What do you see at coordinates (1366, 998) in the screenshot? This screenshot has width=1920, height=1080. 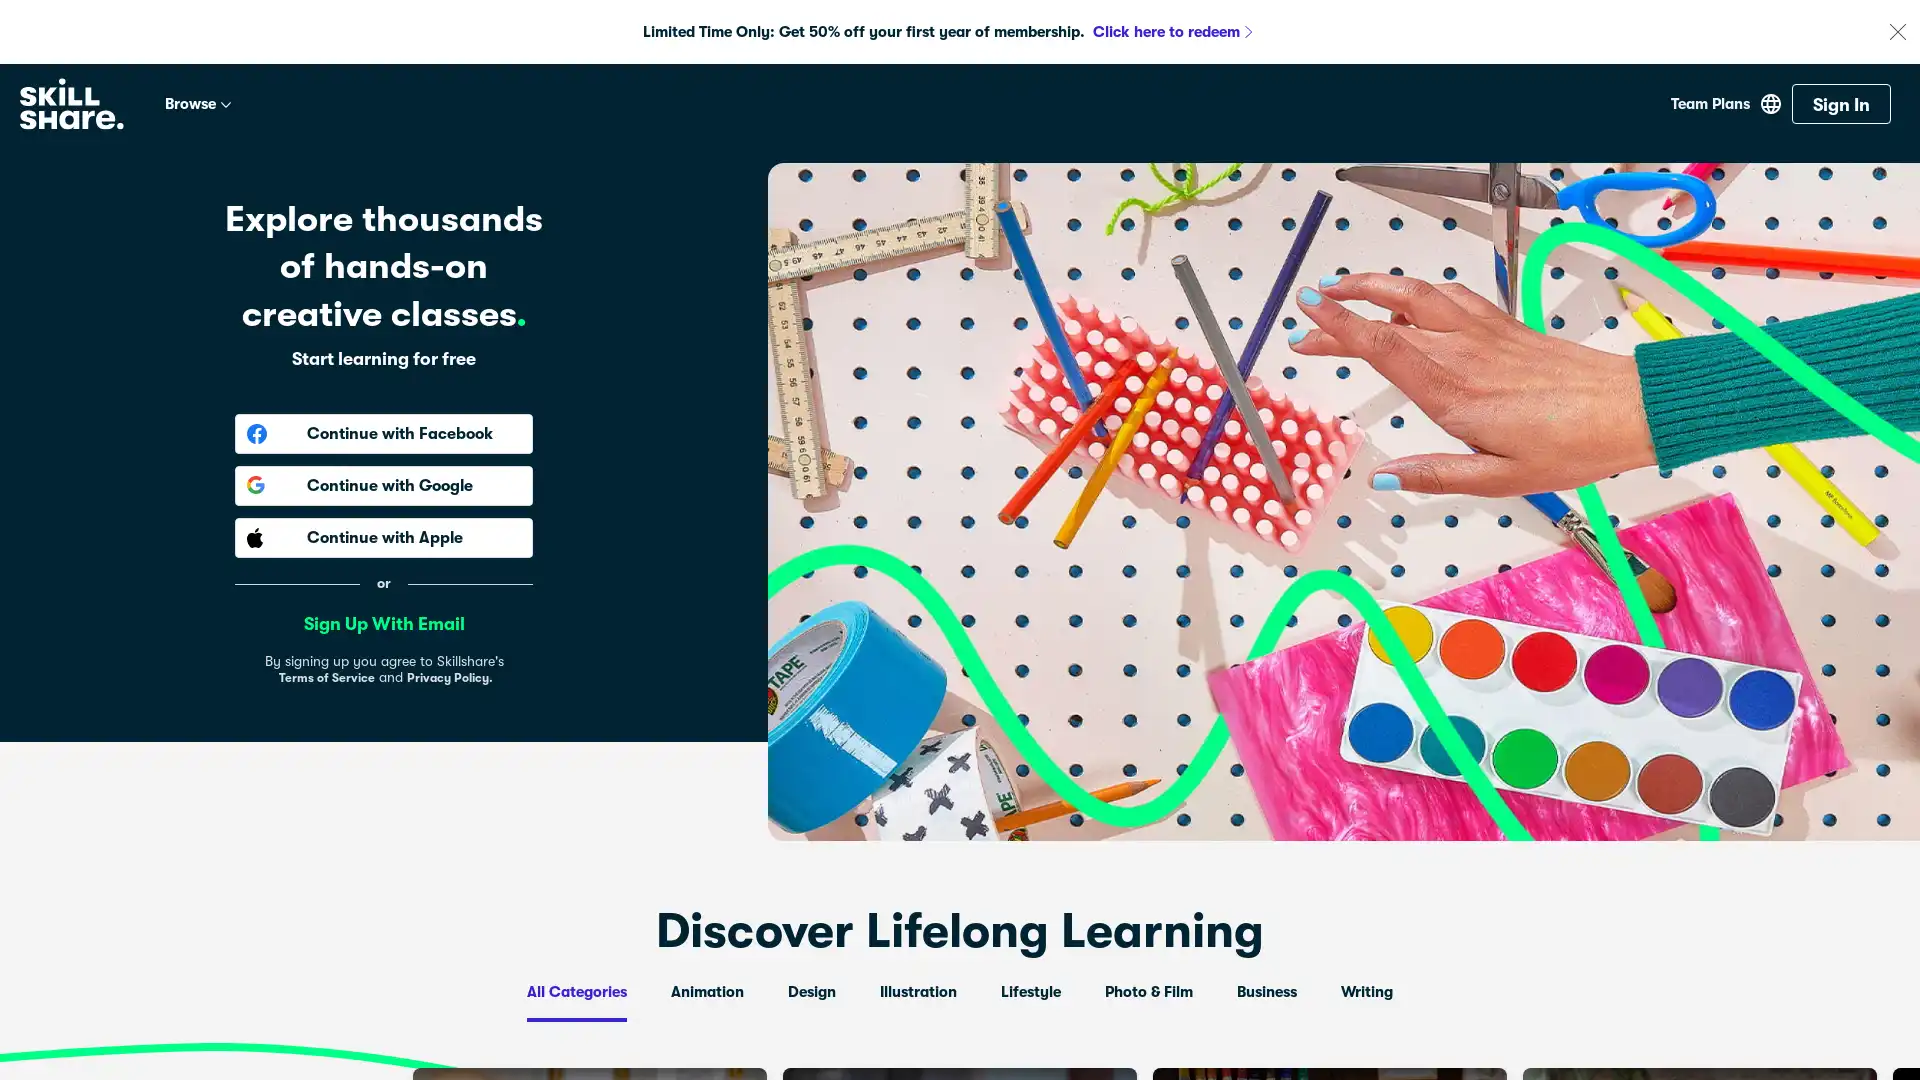 I see `Writing` at bounding box center [1366, 998].